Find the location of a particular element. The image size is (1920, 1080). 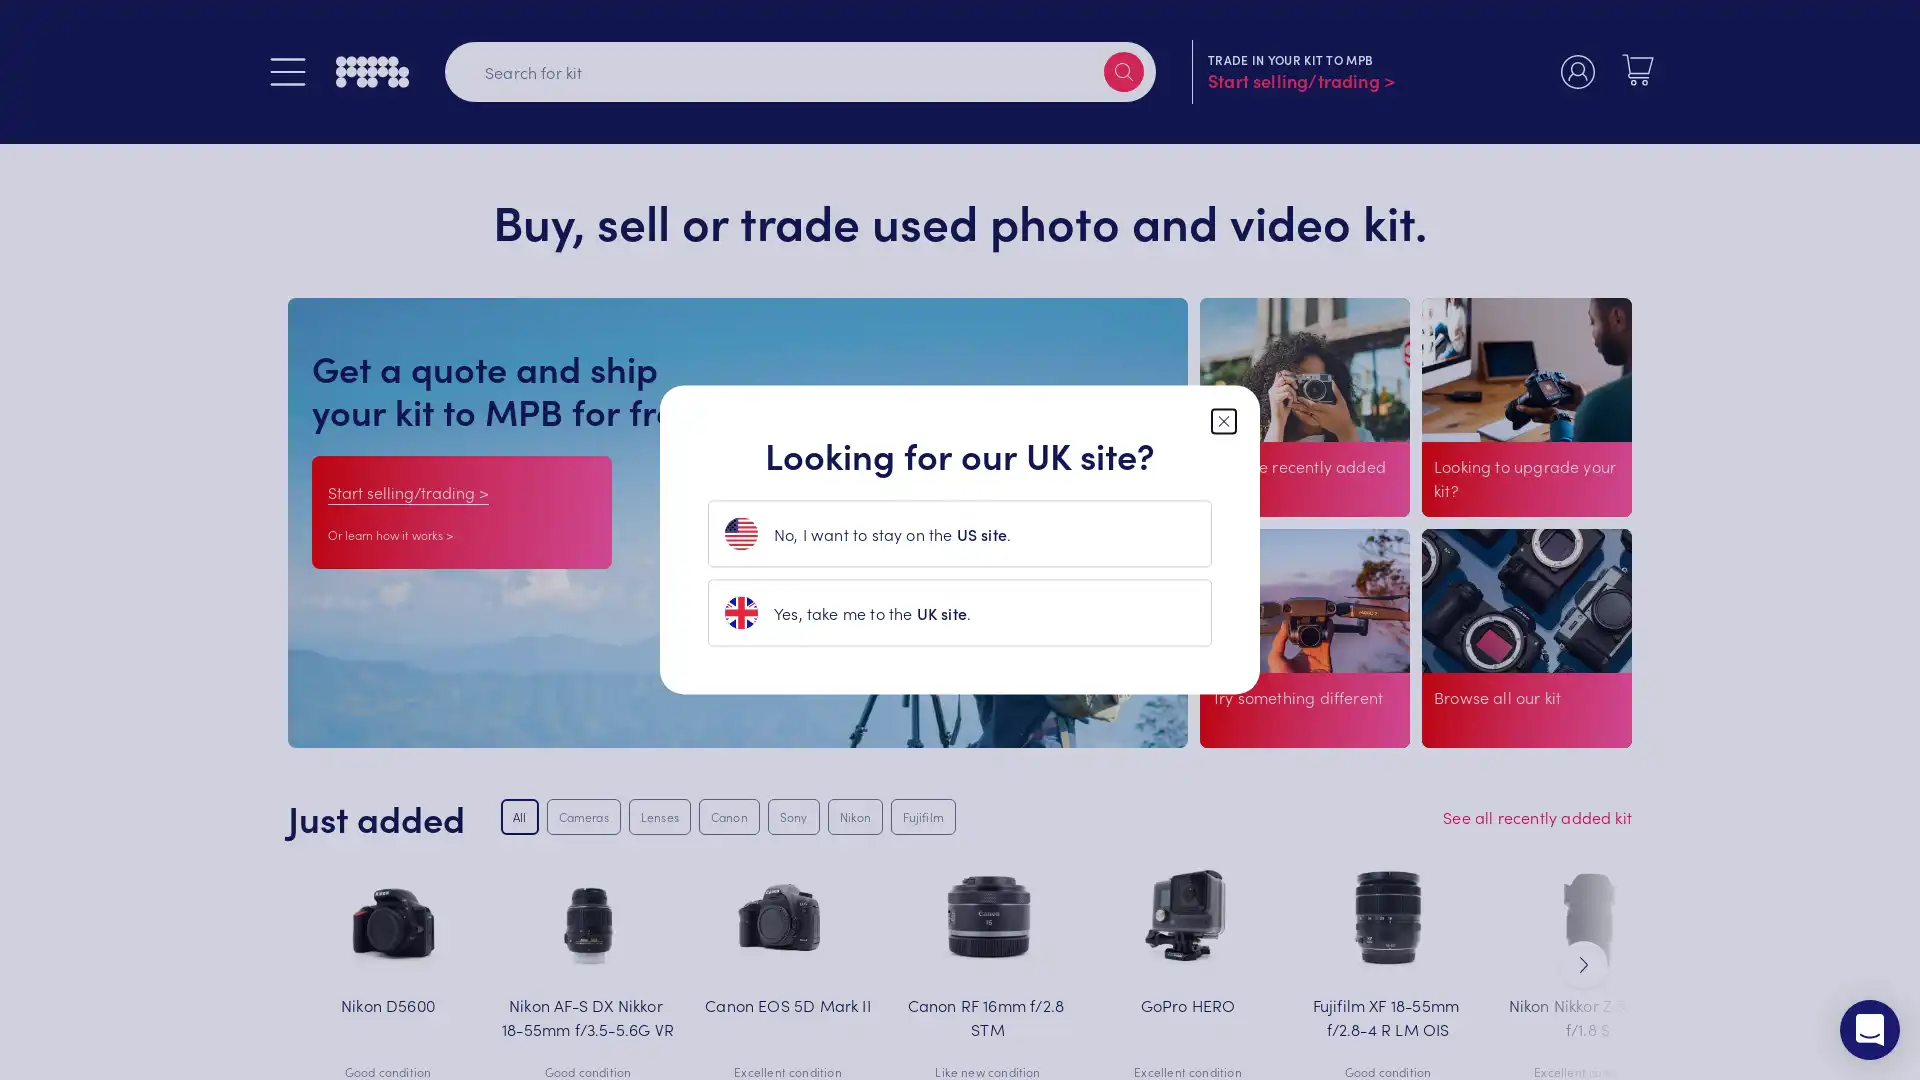

Close modal is located at coordinates (1223, 419).